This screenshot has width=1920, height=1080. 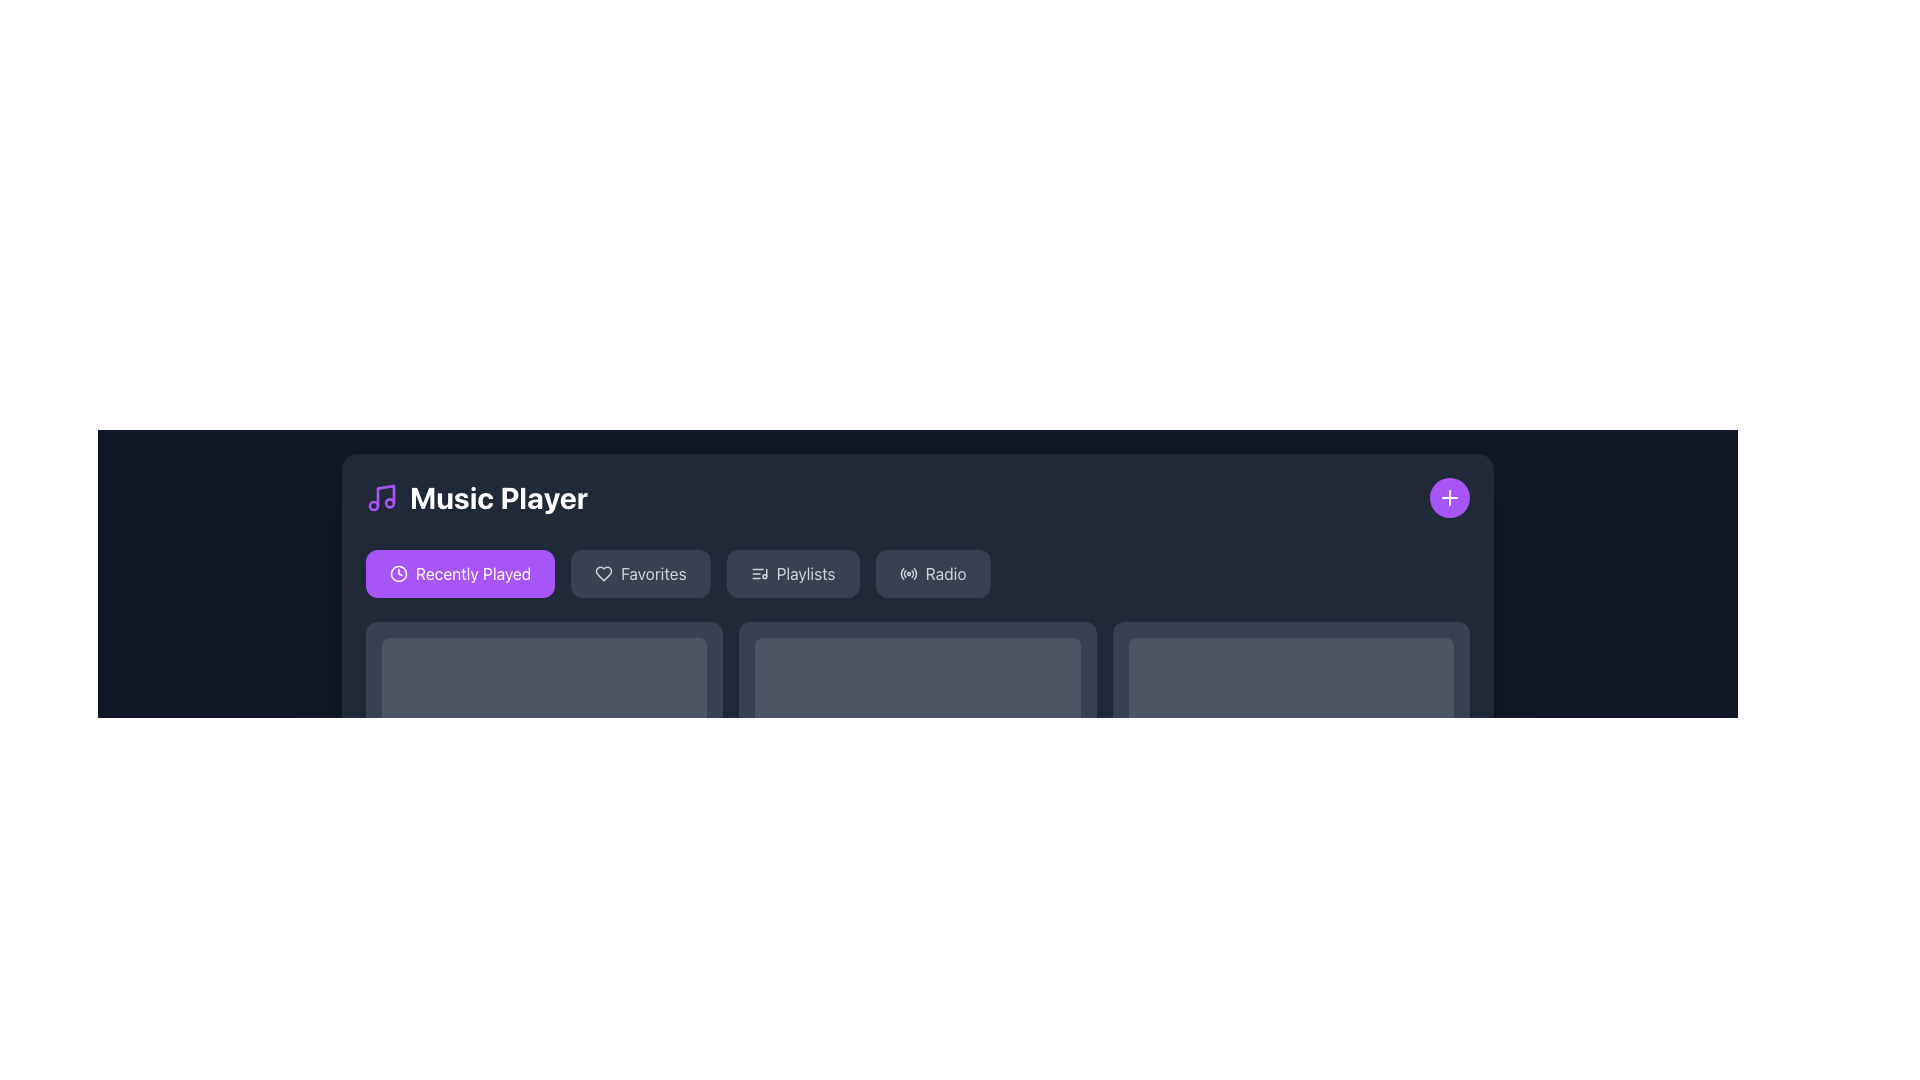 I want to click on the 'Favorites' icon located to the left of the 'Favorites' text label in the horizontal navigation bar, so click(x=603, y=574).